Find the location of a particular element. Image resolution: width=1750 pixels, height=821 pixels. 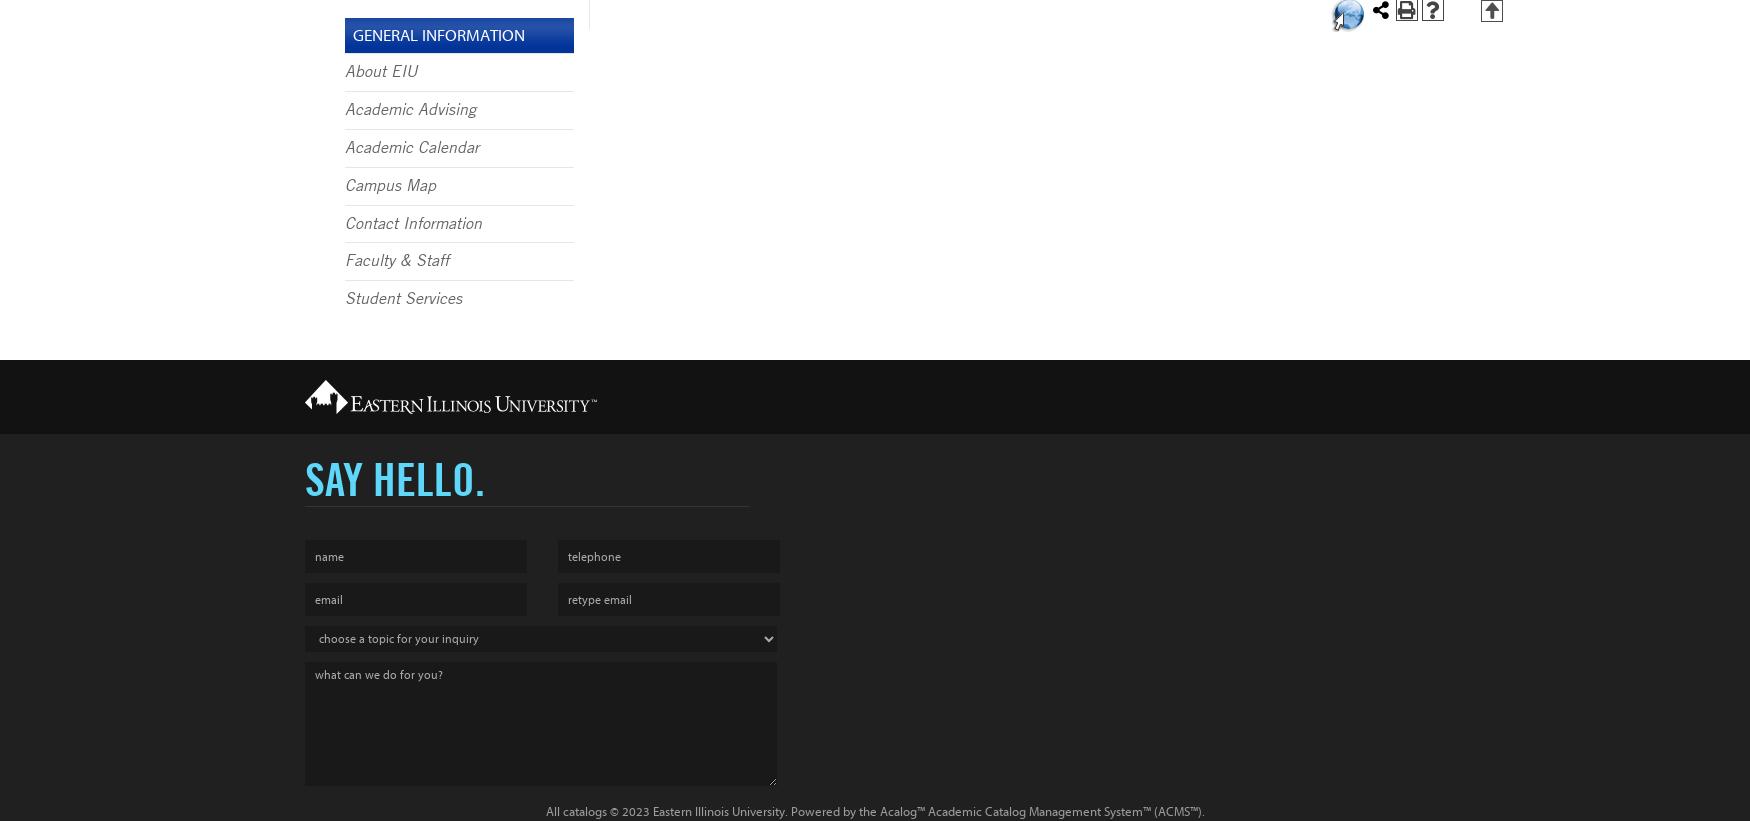

'Campus Map' is located at coordinates (389, 183).